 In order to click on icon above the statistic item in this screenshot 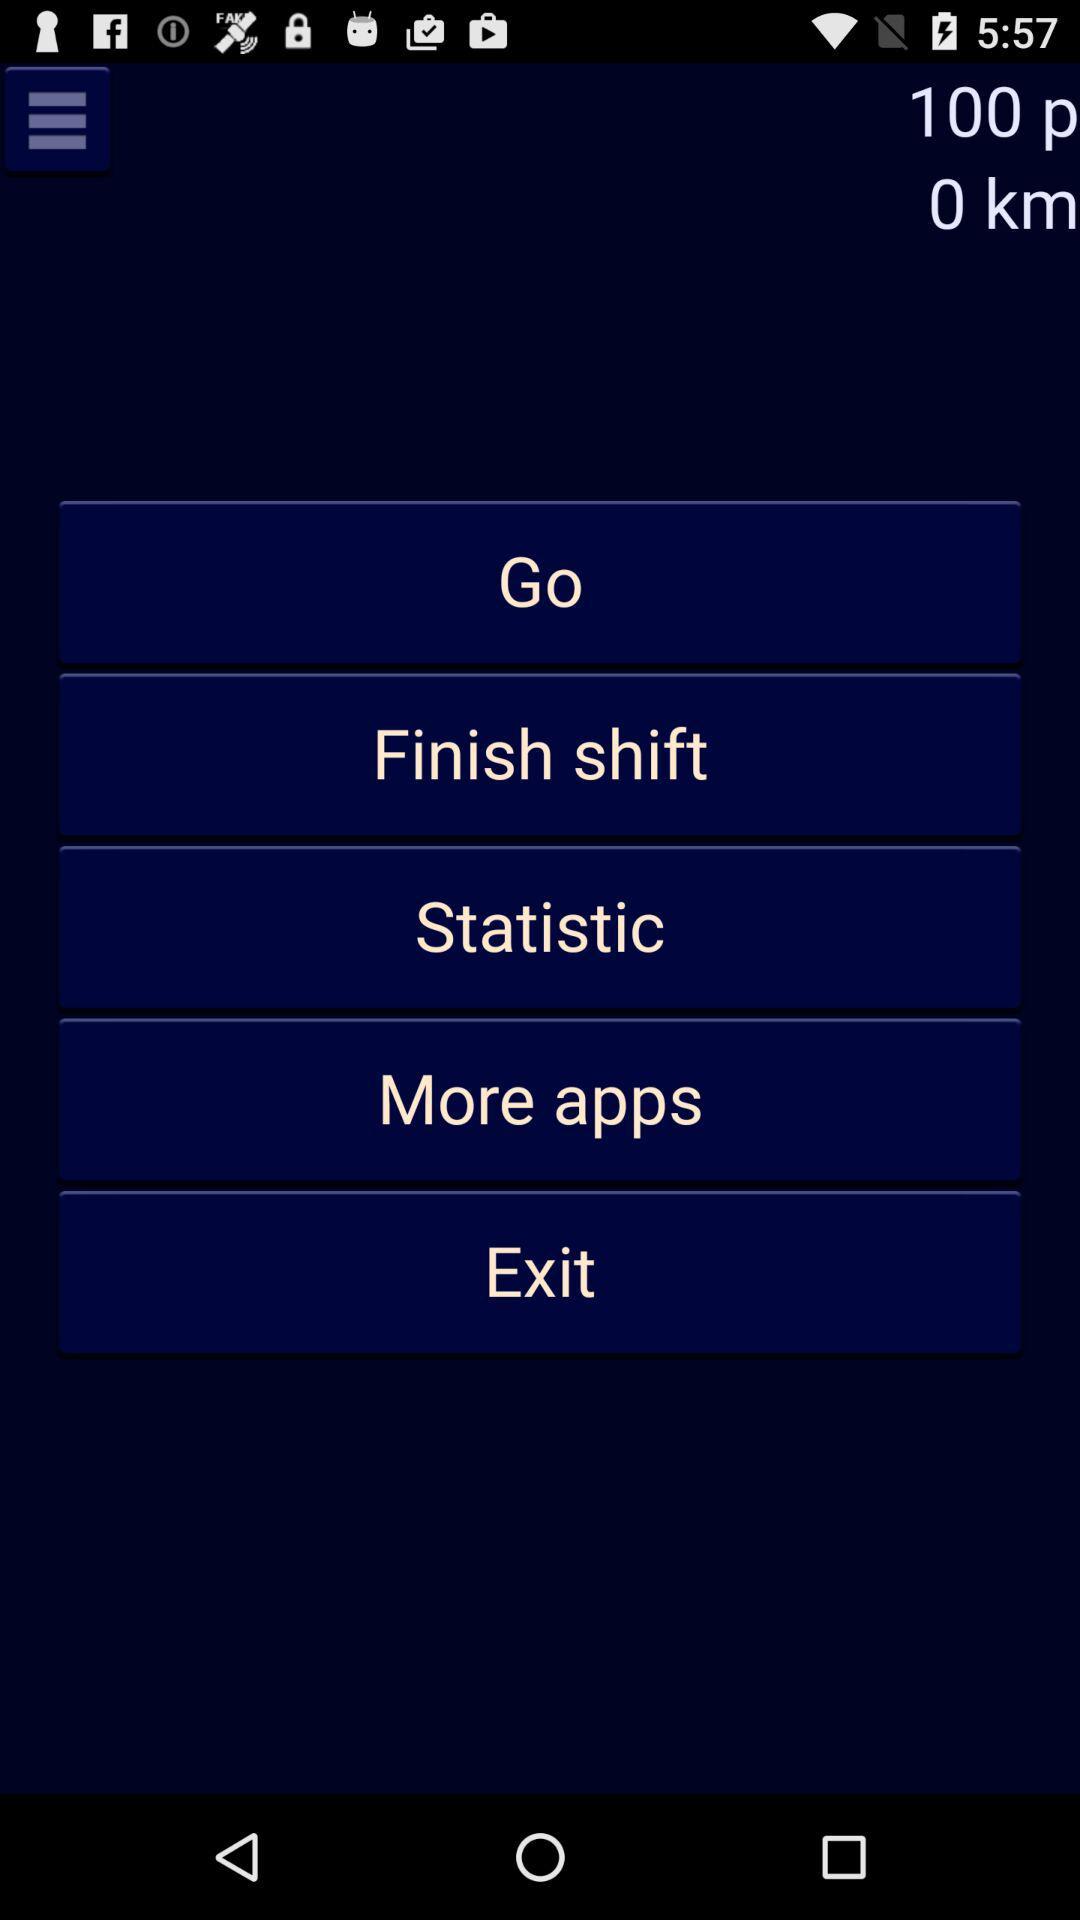, I will do `click(540, 755)`.